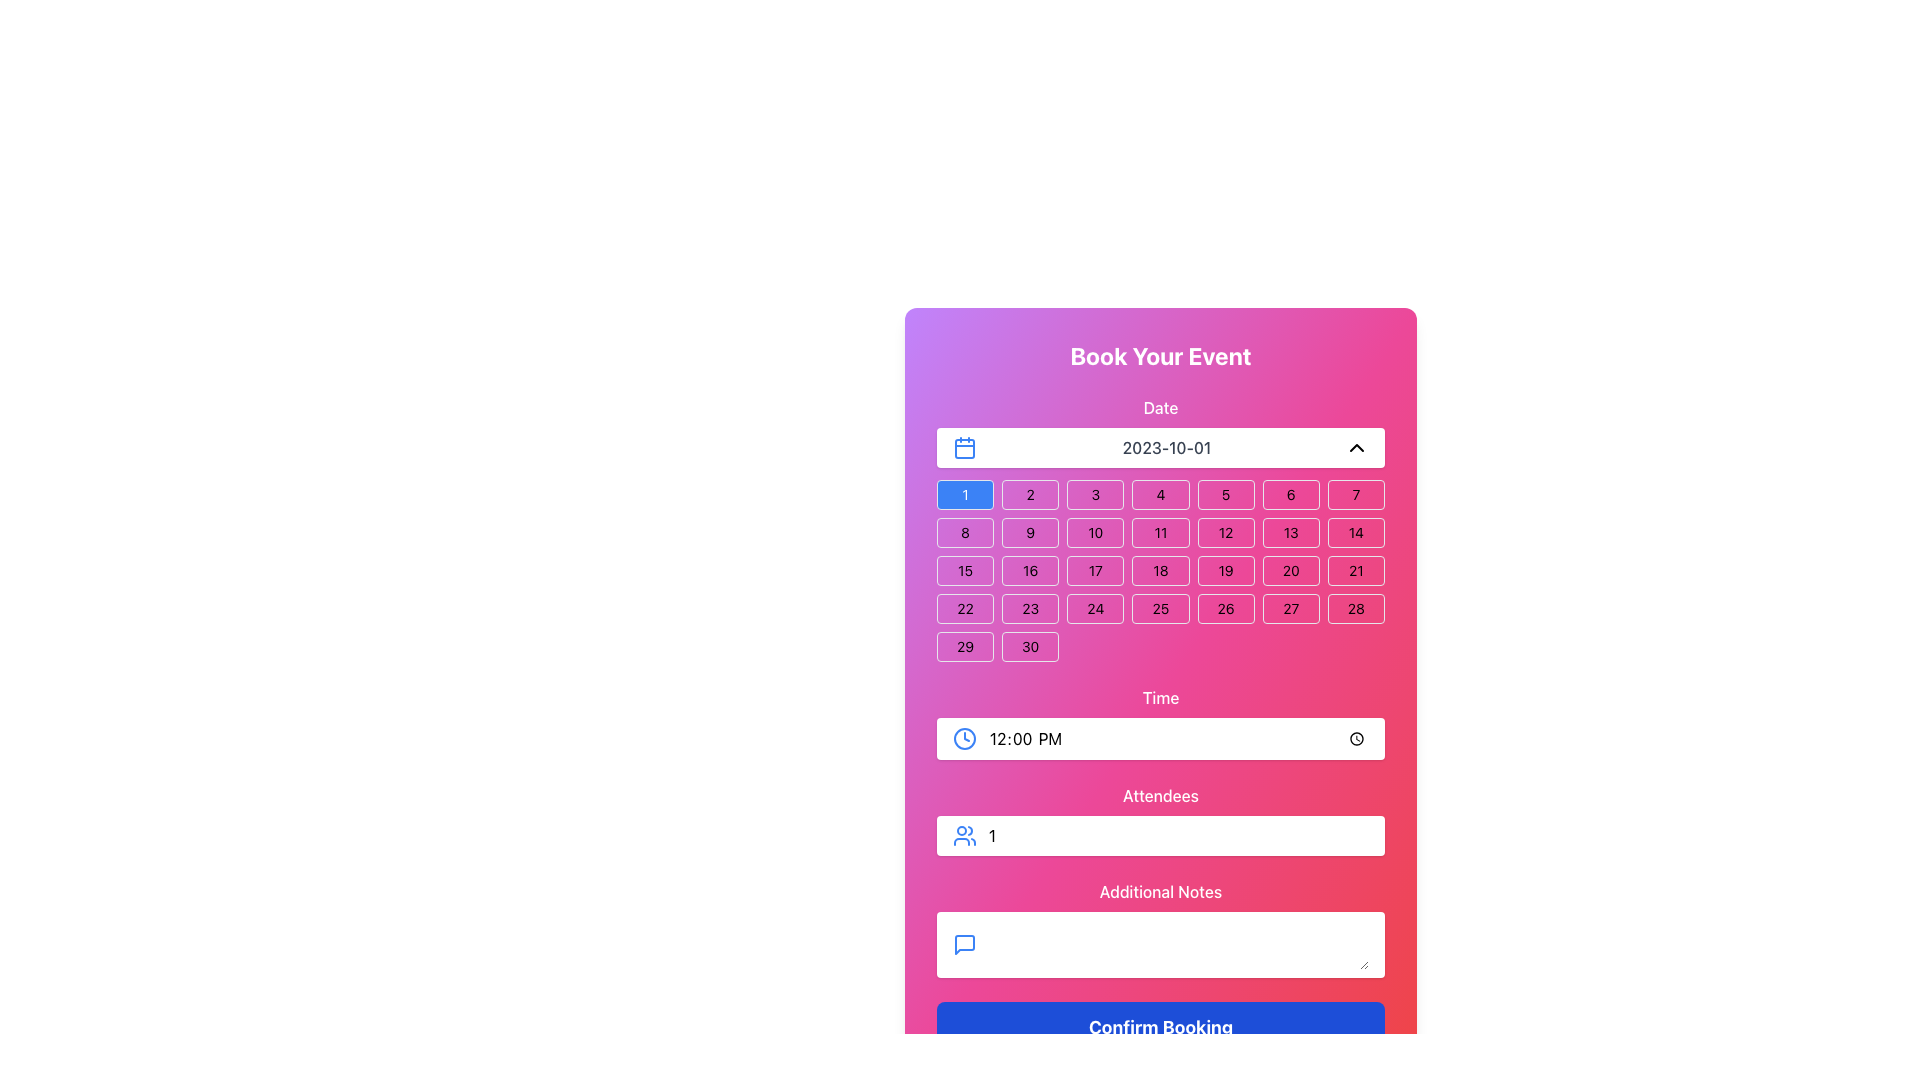 Image resolution: width=1920 pixels, height=1080 pixels. What do you see at coordinates (1291, 531) in the screenshot?
I see `the button displaying '13' in the center of the calendar grid` at bounding box center [1291, 531].